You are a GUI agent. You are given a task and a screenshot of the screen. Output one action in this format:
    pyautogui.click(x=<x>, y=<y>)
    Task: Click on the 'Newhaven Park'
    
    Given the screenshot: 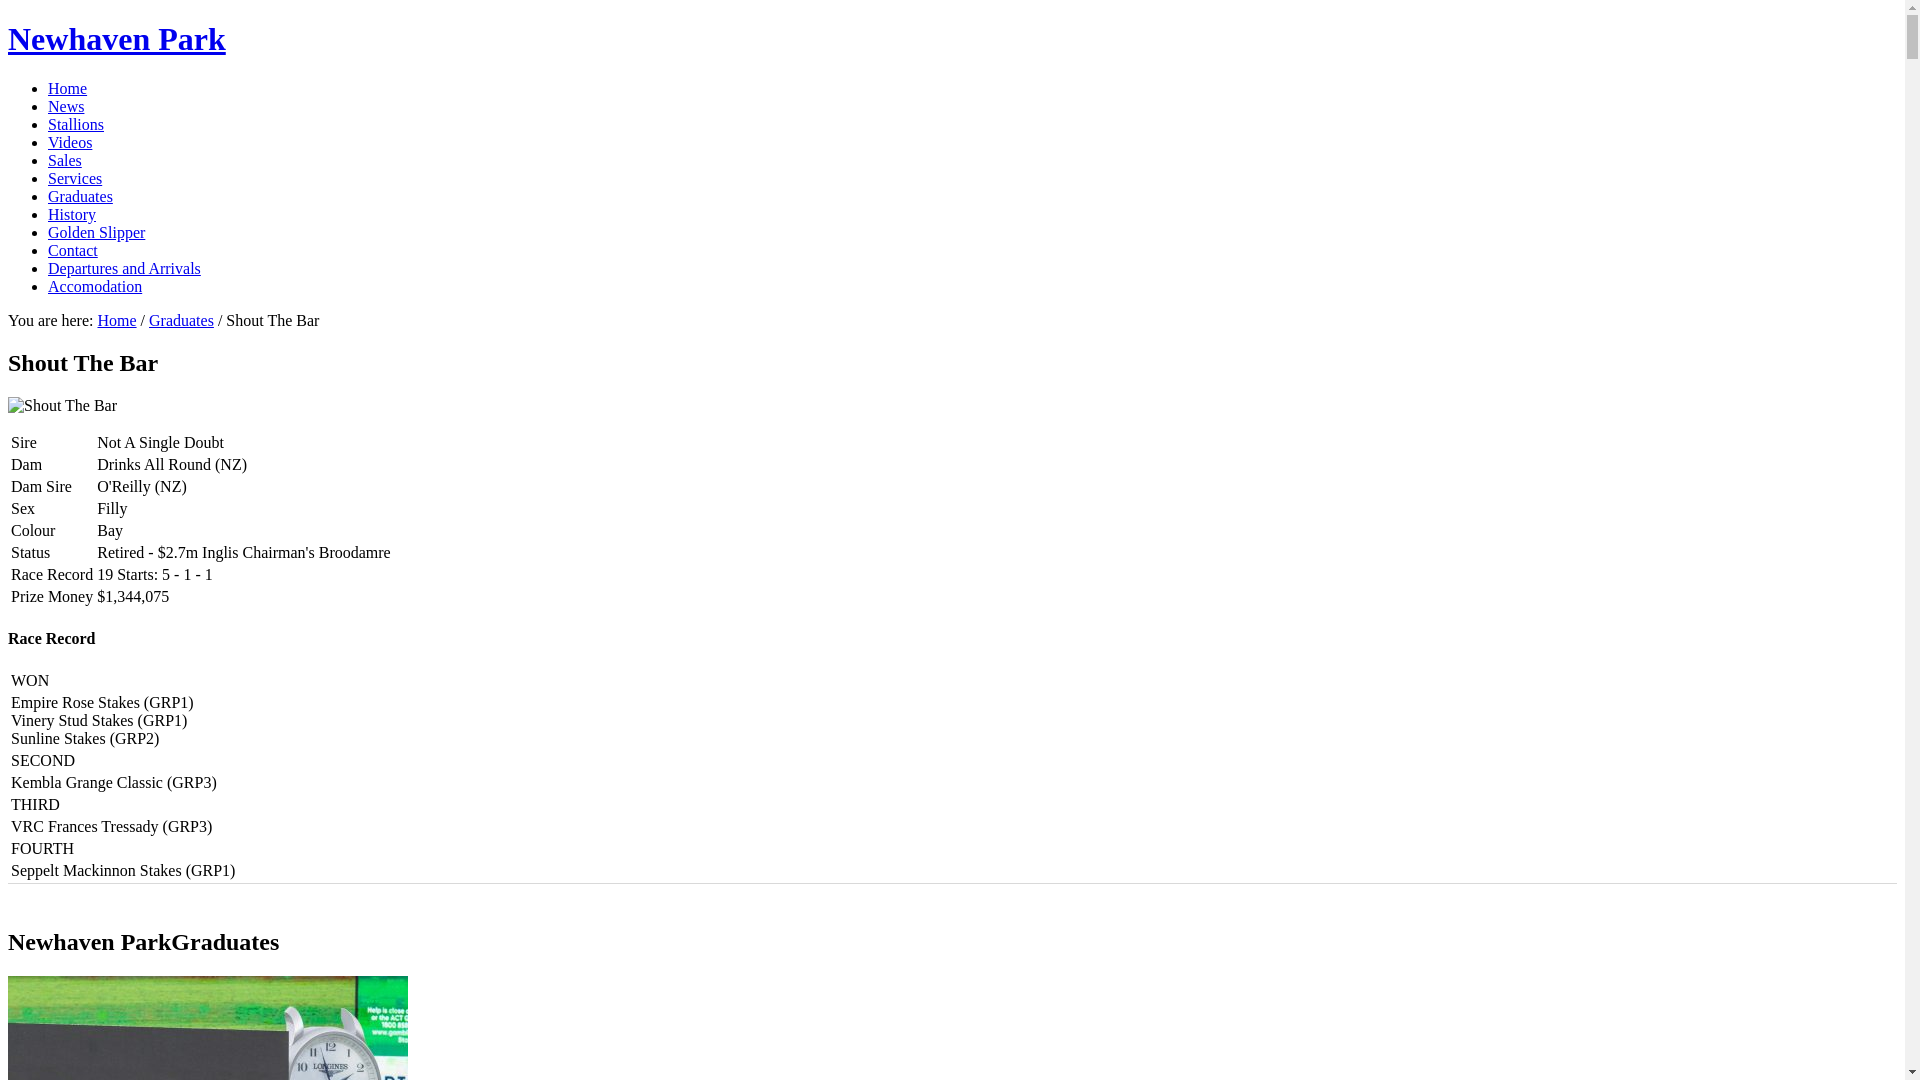 What is the action you would take?
    pyautogui.click(x=8, y=38)
    